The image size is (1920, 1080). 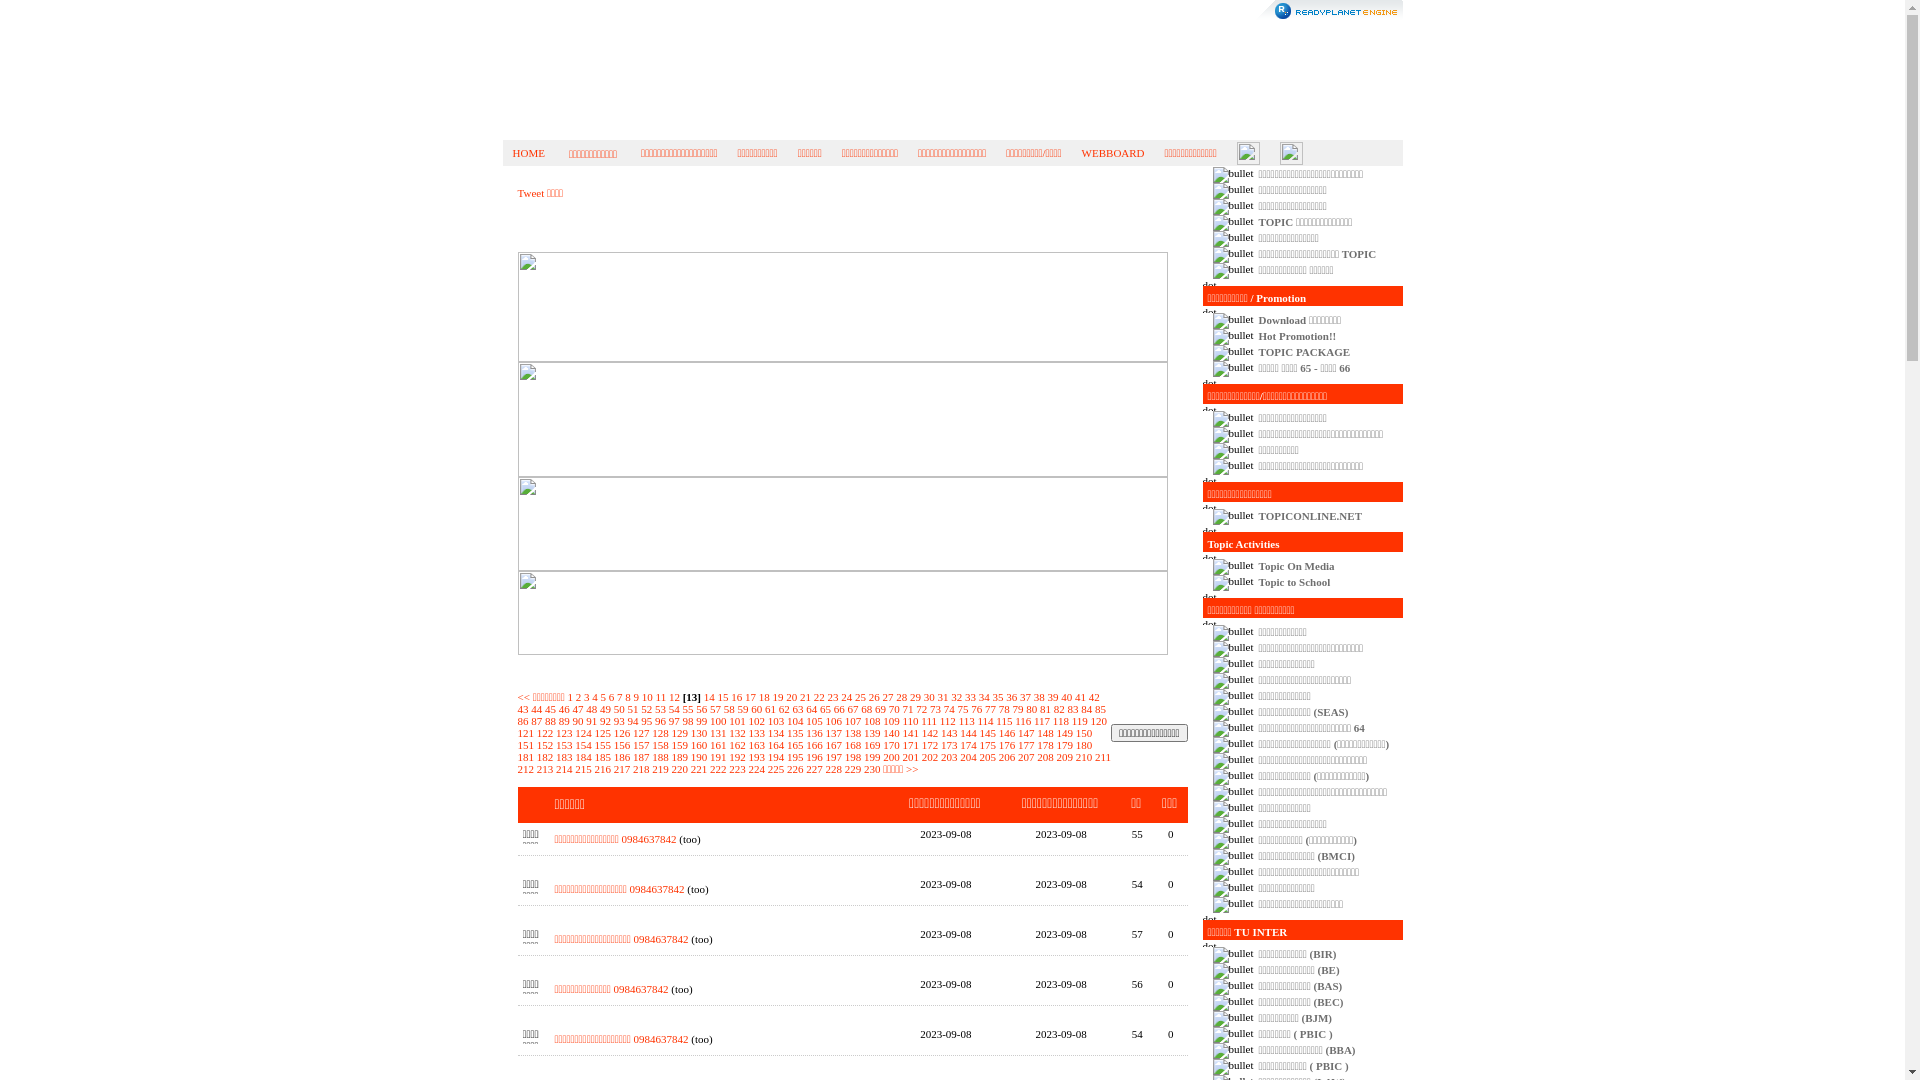 I want to click on '60', so click(x=749, y=708).